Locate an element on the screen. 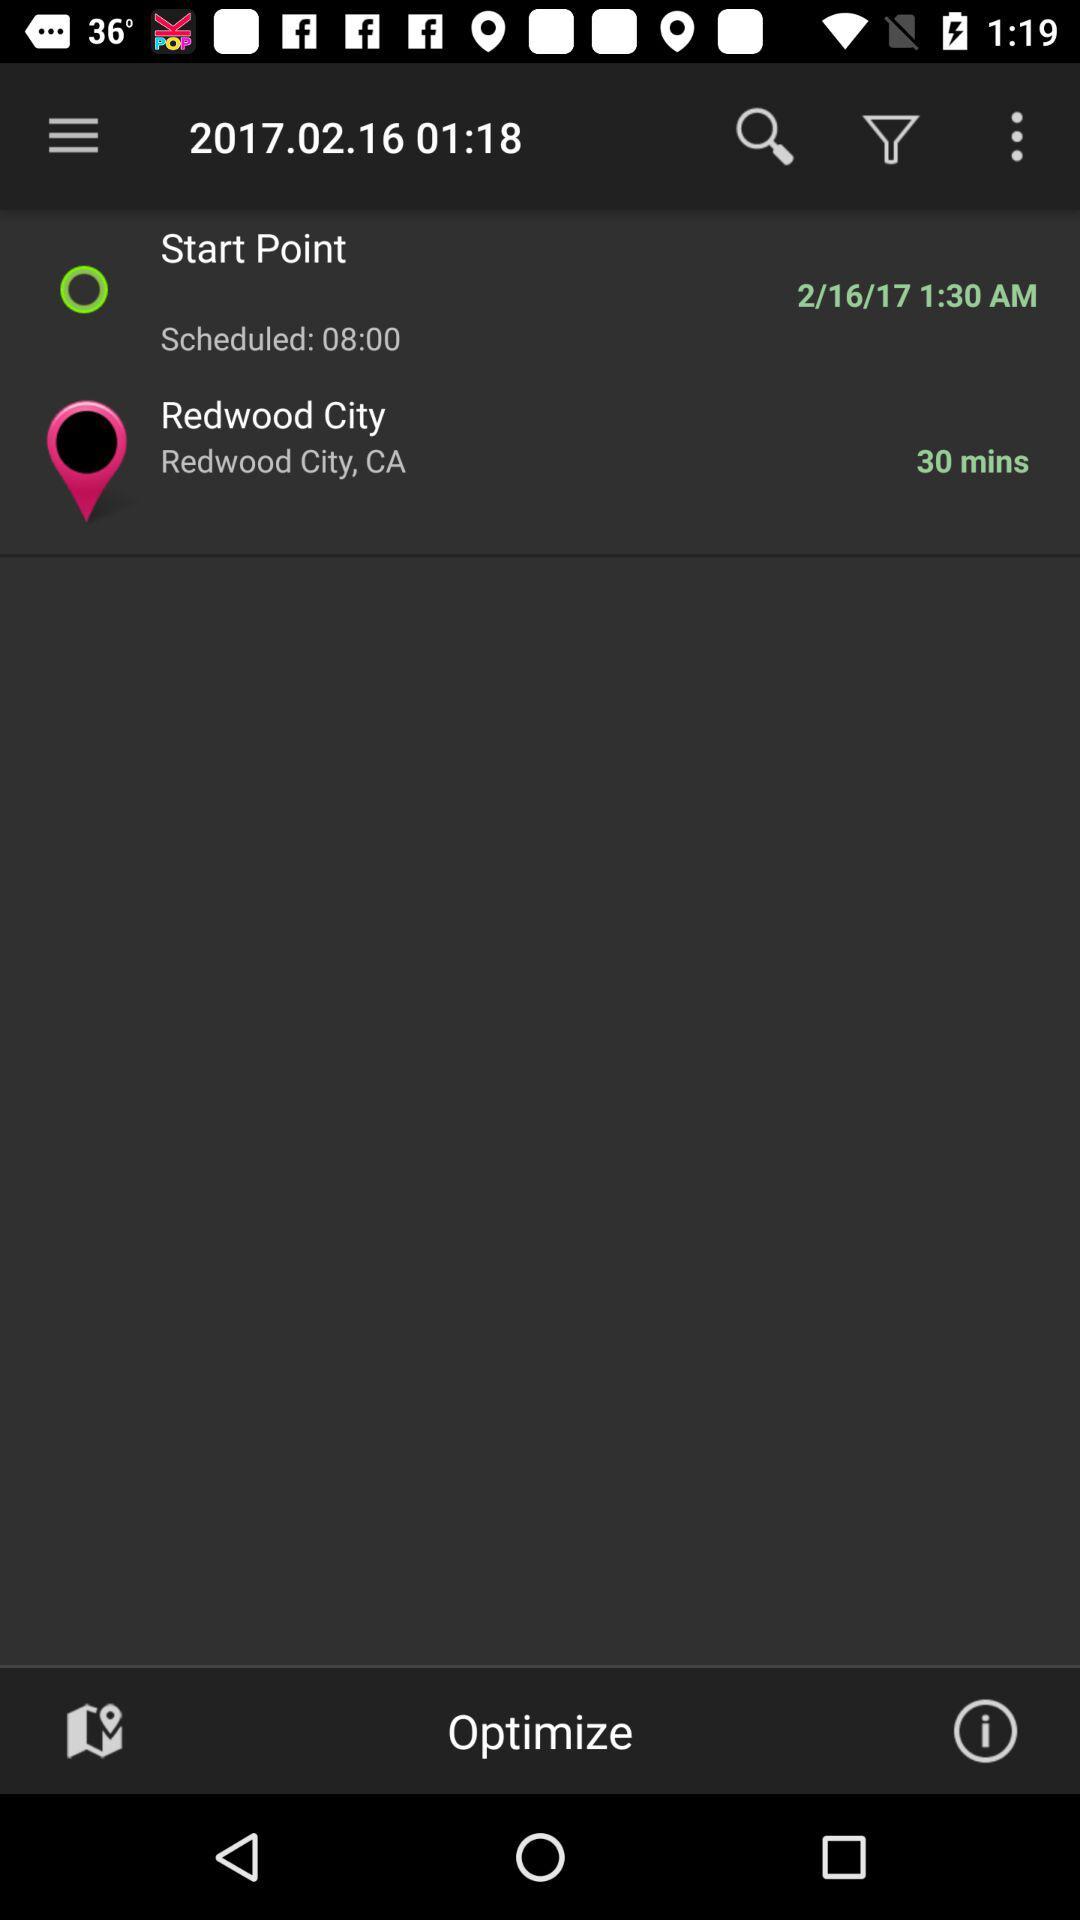 The width and height of the screenshot is (1080, 1920). about device option is located at coordinates (984, 1730).